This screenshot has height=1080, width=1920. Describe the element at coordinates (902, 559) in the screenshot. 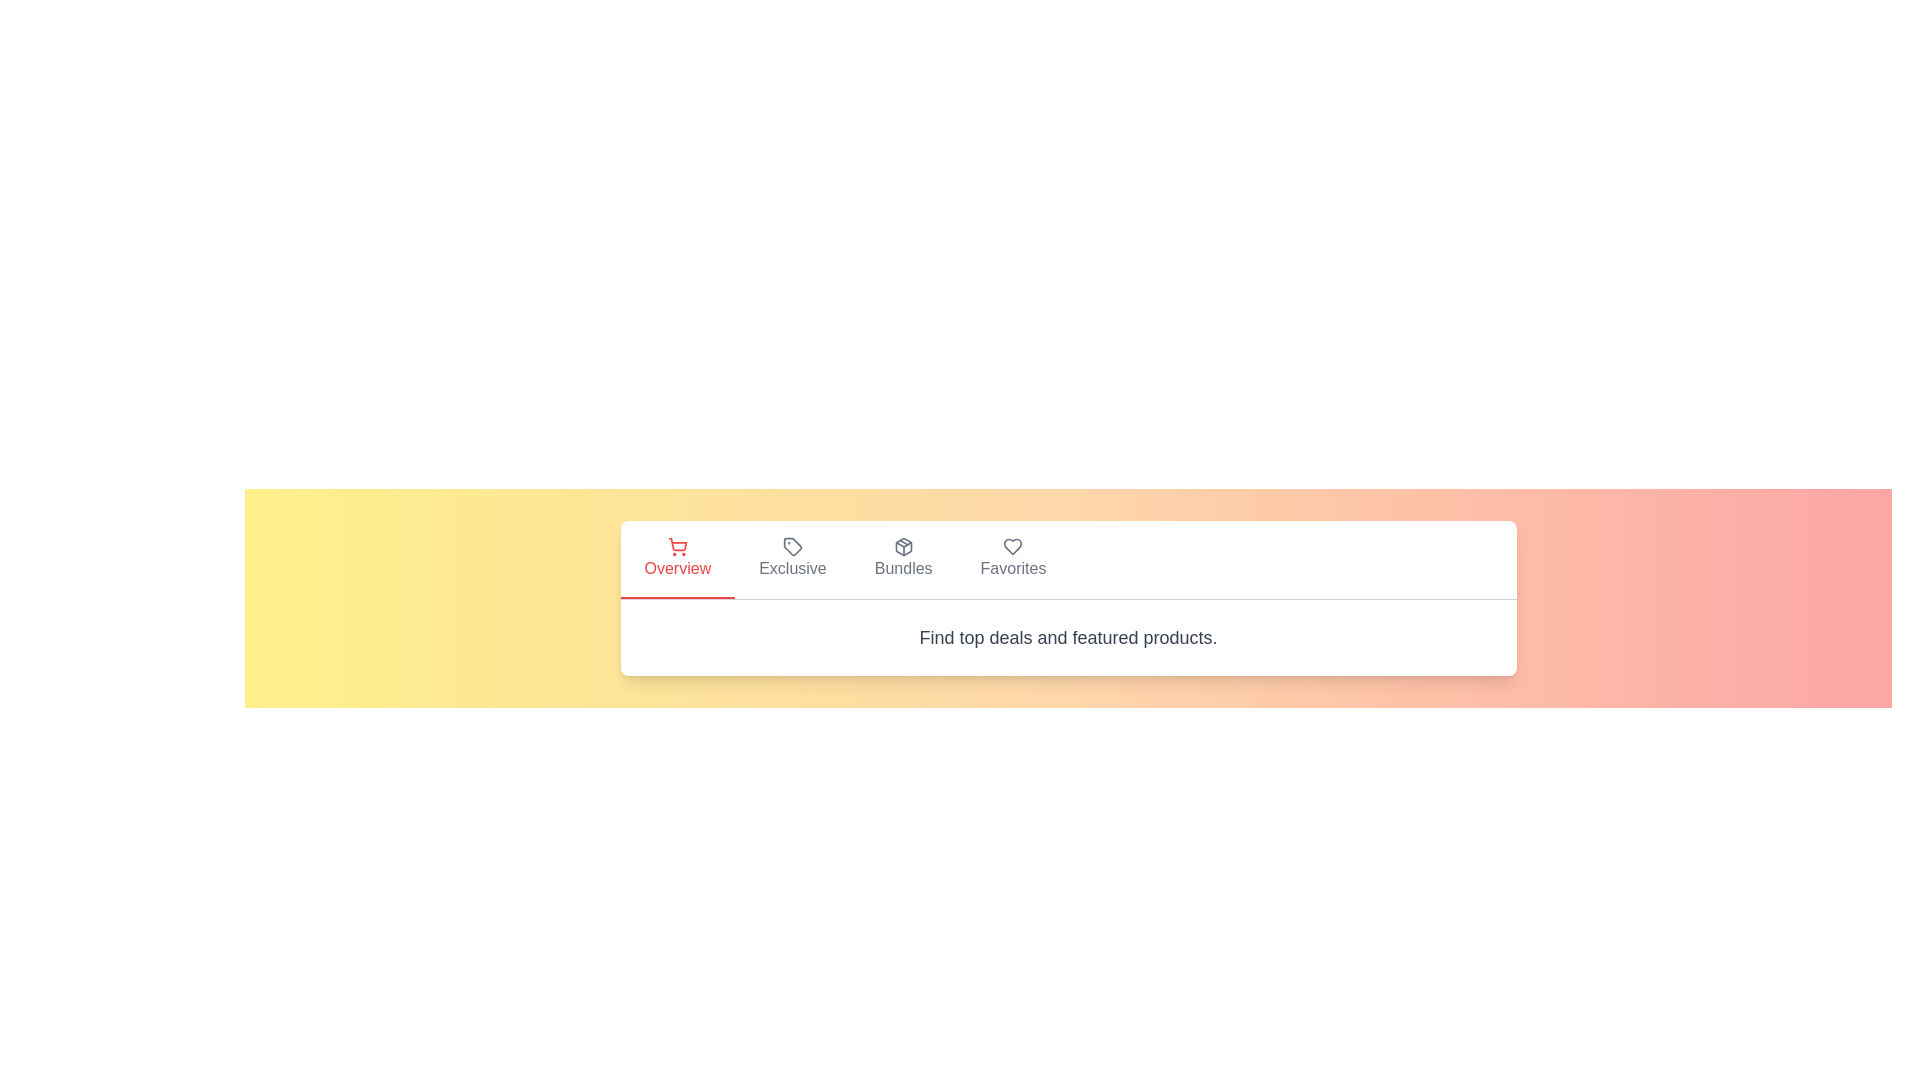

I see `the tab labeled Bundles to switch to that view` at that location.